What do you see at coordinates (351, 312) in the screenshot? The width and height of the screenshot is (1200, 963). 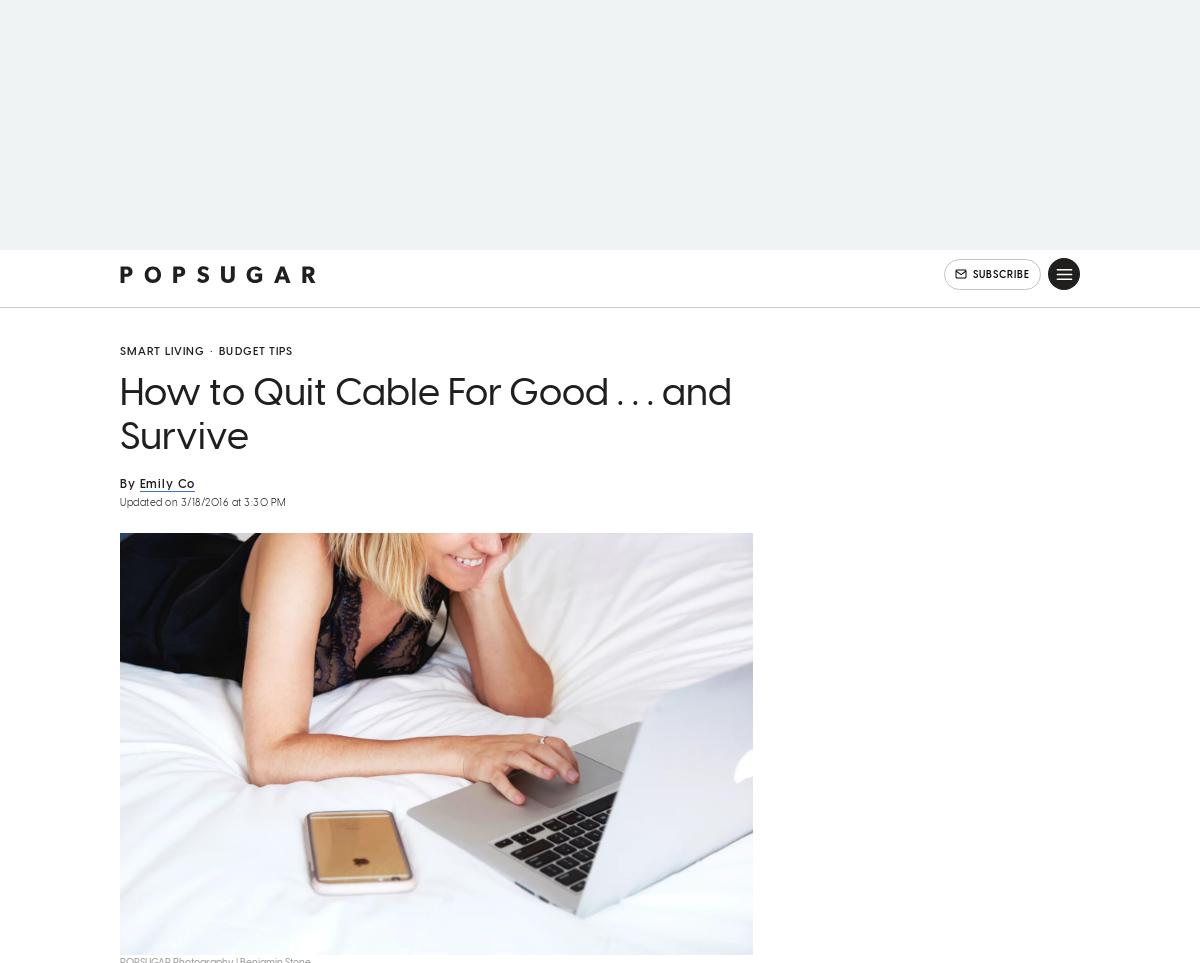 I see `'Beauty'` at bounding box center [351, 312].